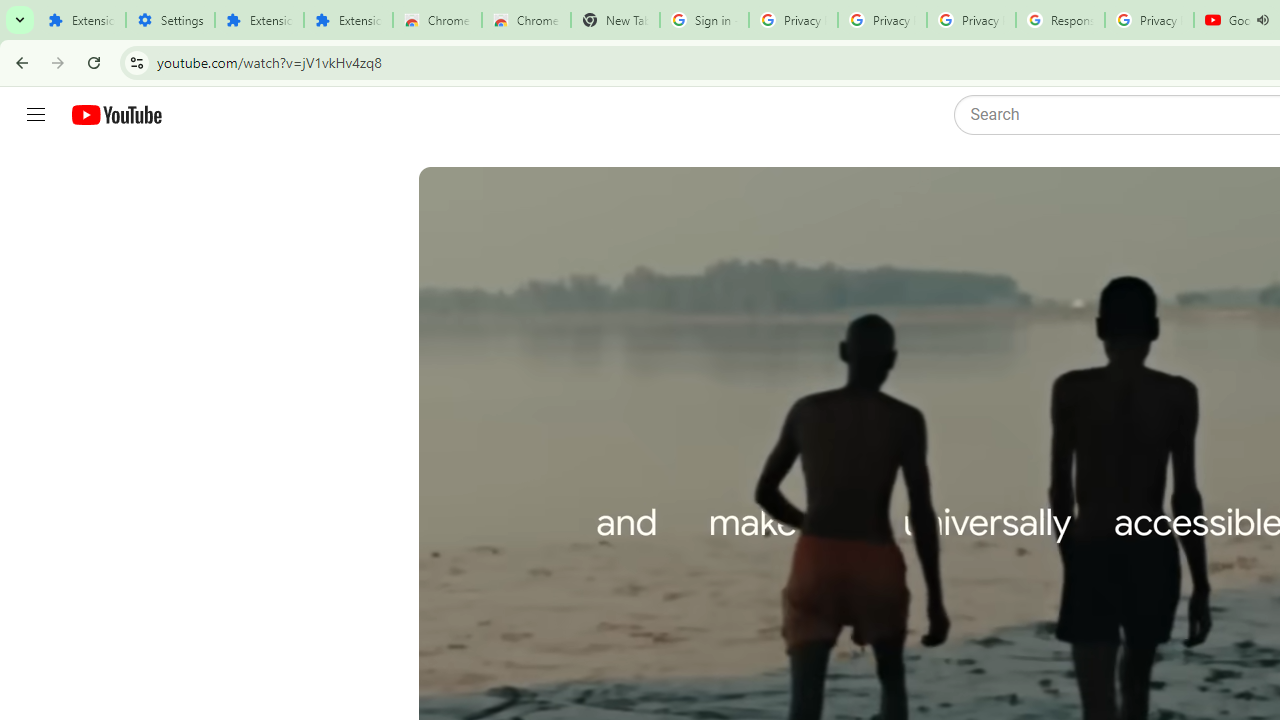  I want to click on 'Reload', so click(93, 61).